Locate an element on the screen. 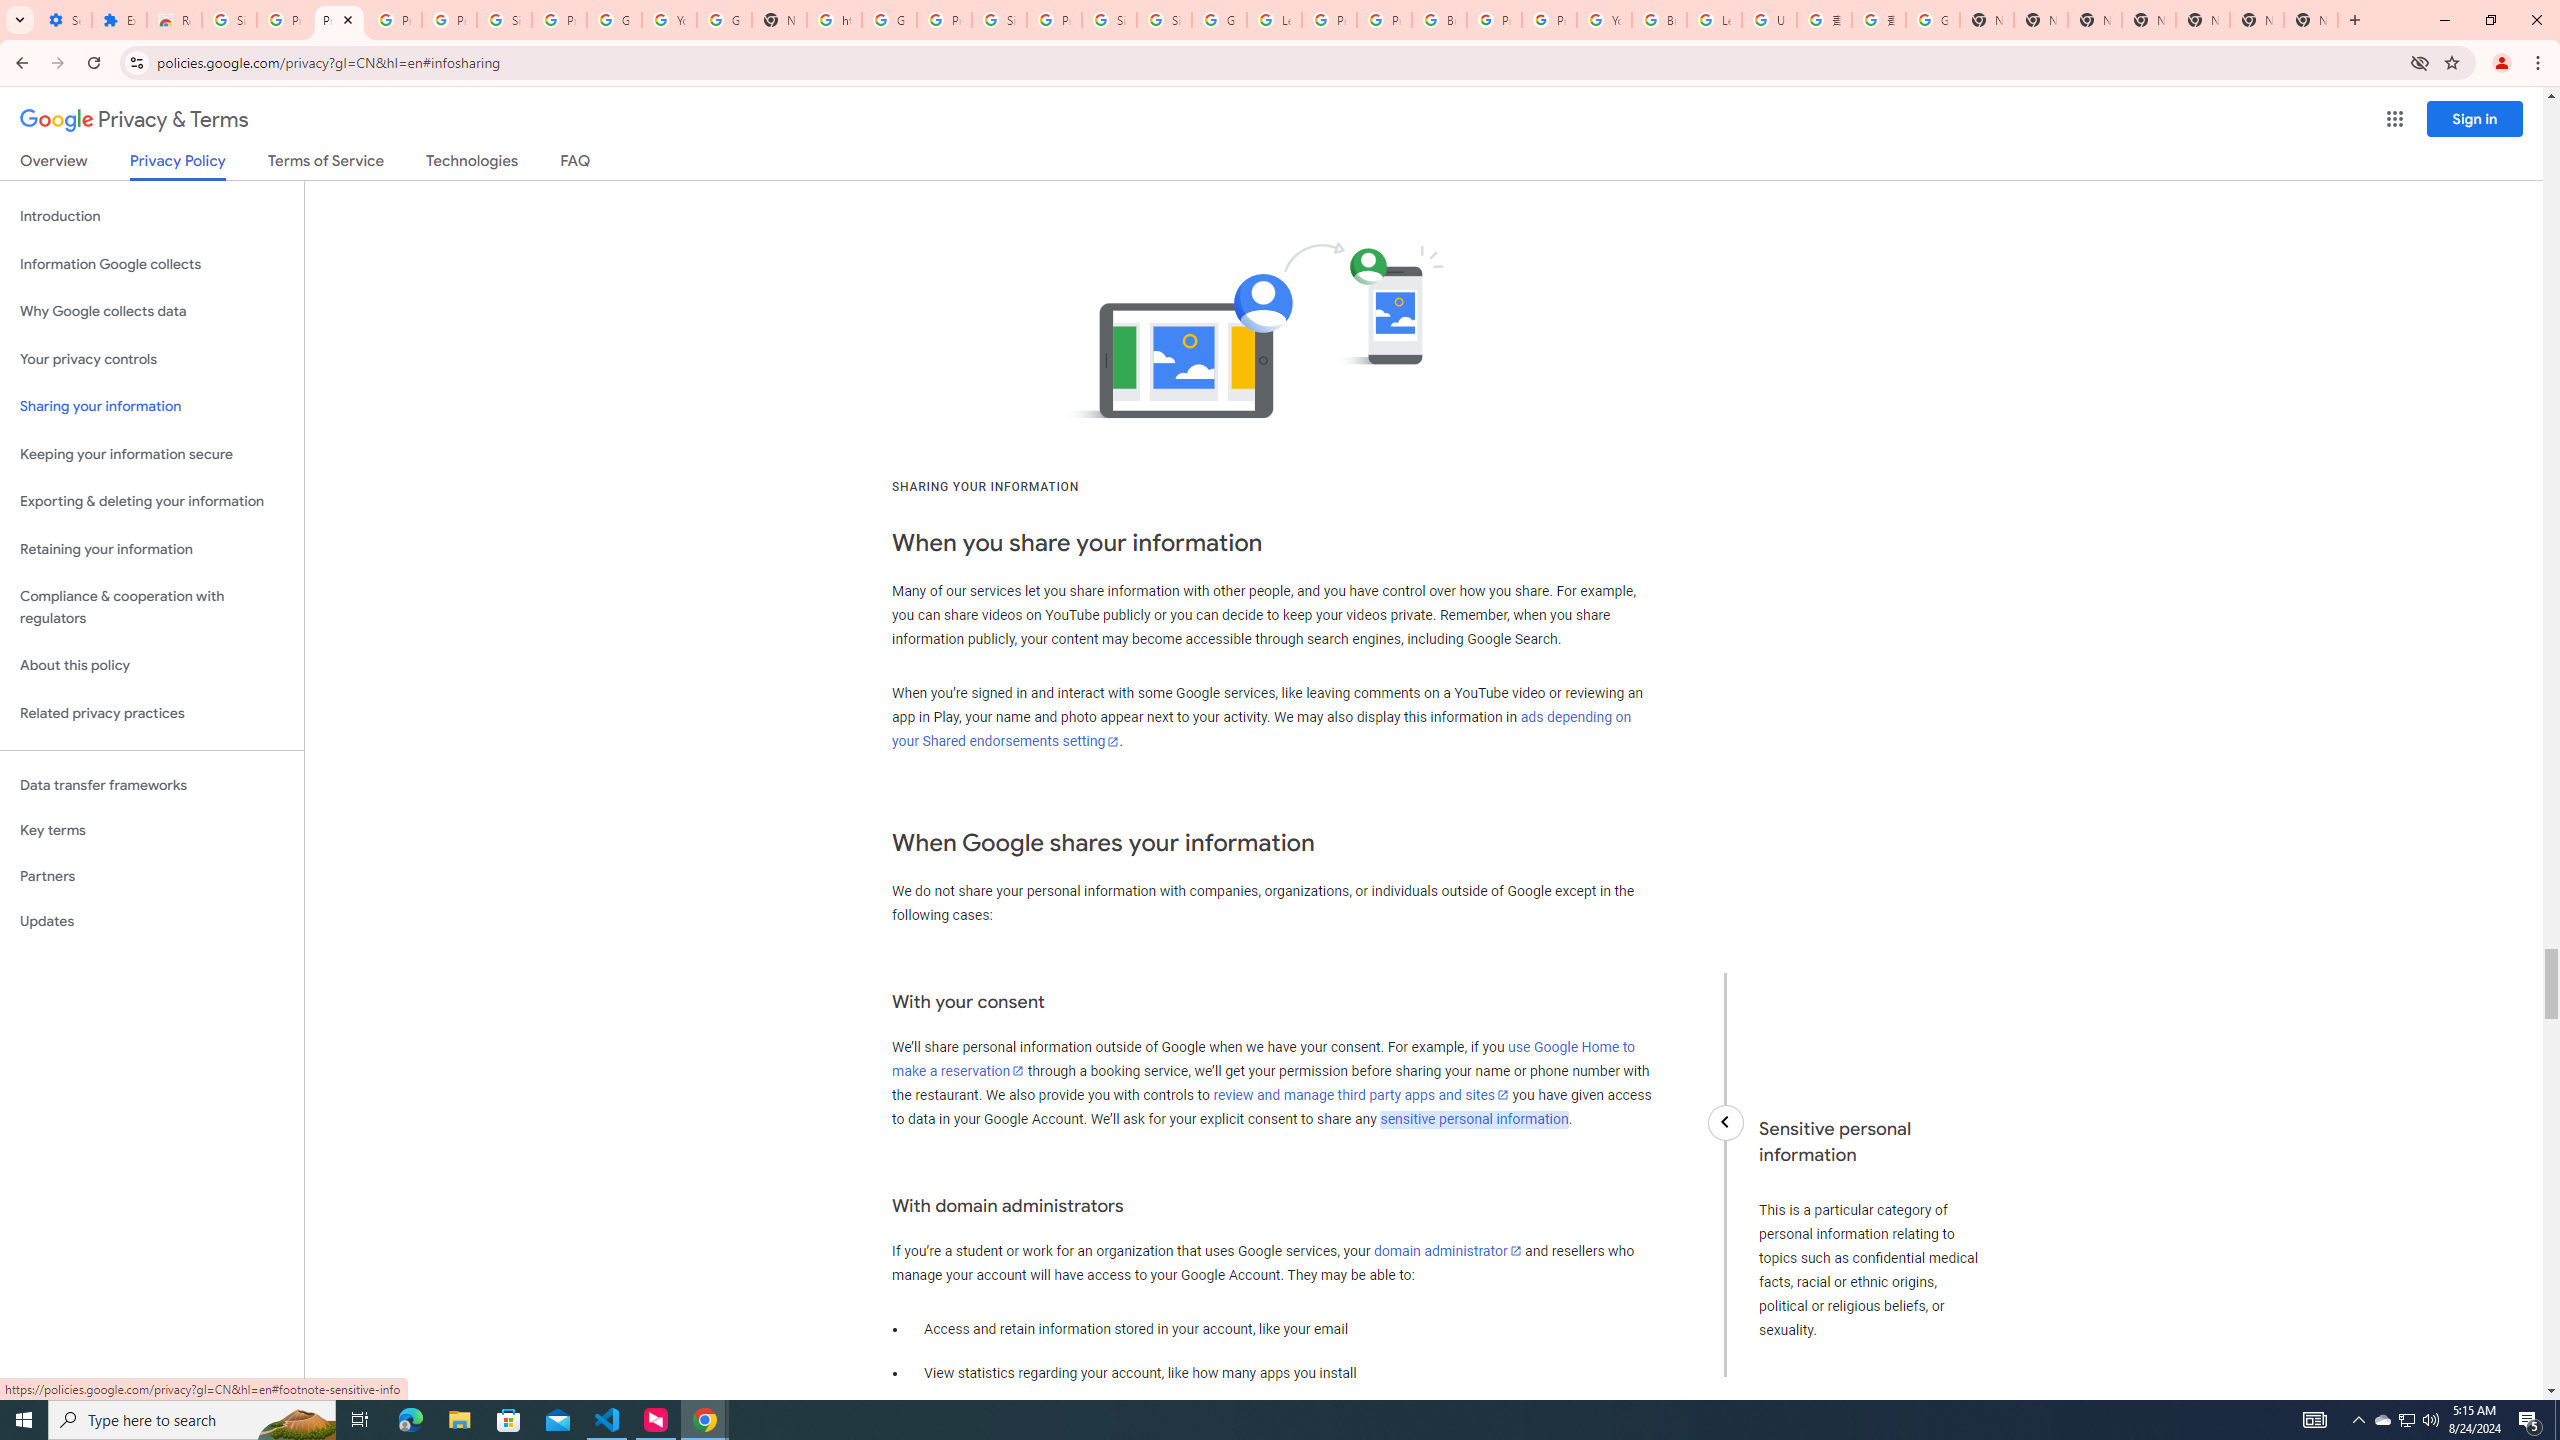 This screenshot has height=1440, width=2560. 'Technologies' is located at coordinates (472, 164).